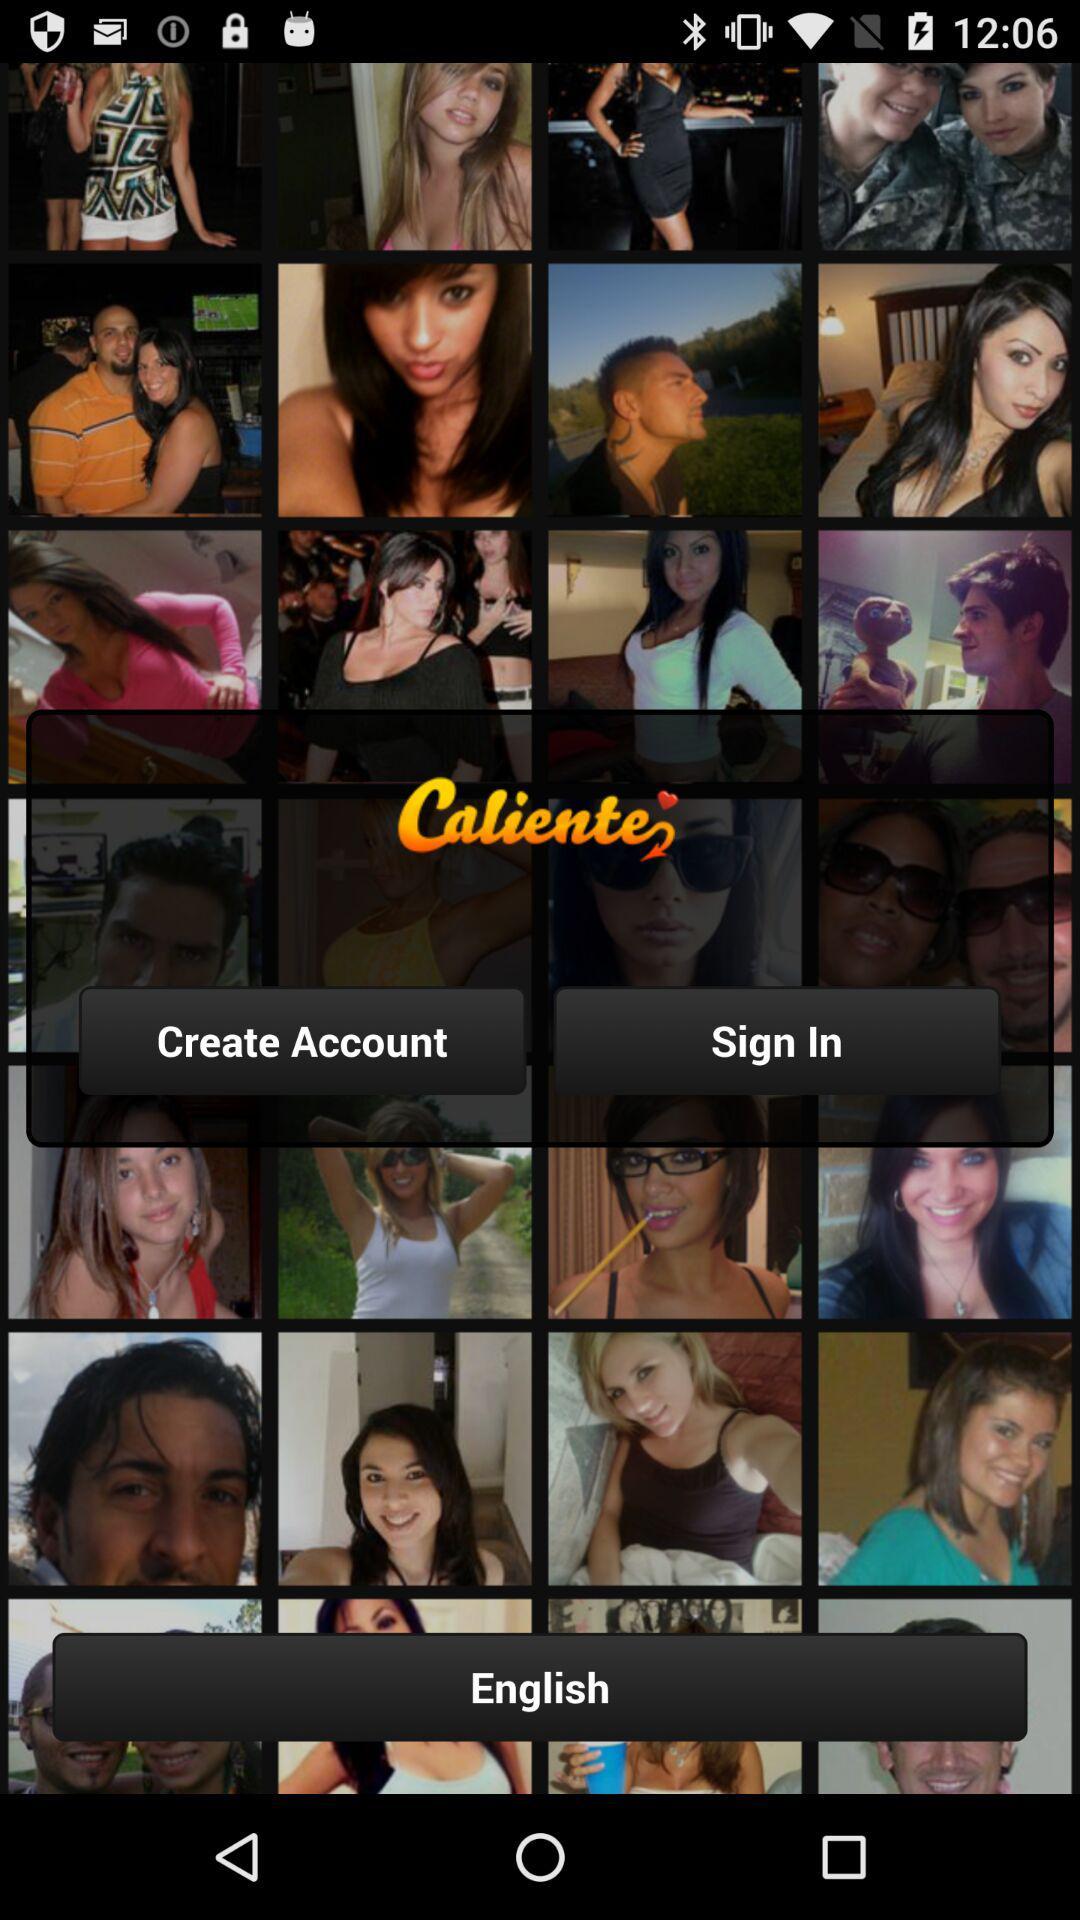 The image size is (1080, 1920). I want to click on the item below the create account item, so click(540, 1686).